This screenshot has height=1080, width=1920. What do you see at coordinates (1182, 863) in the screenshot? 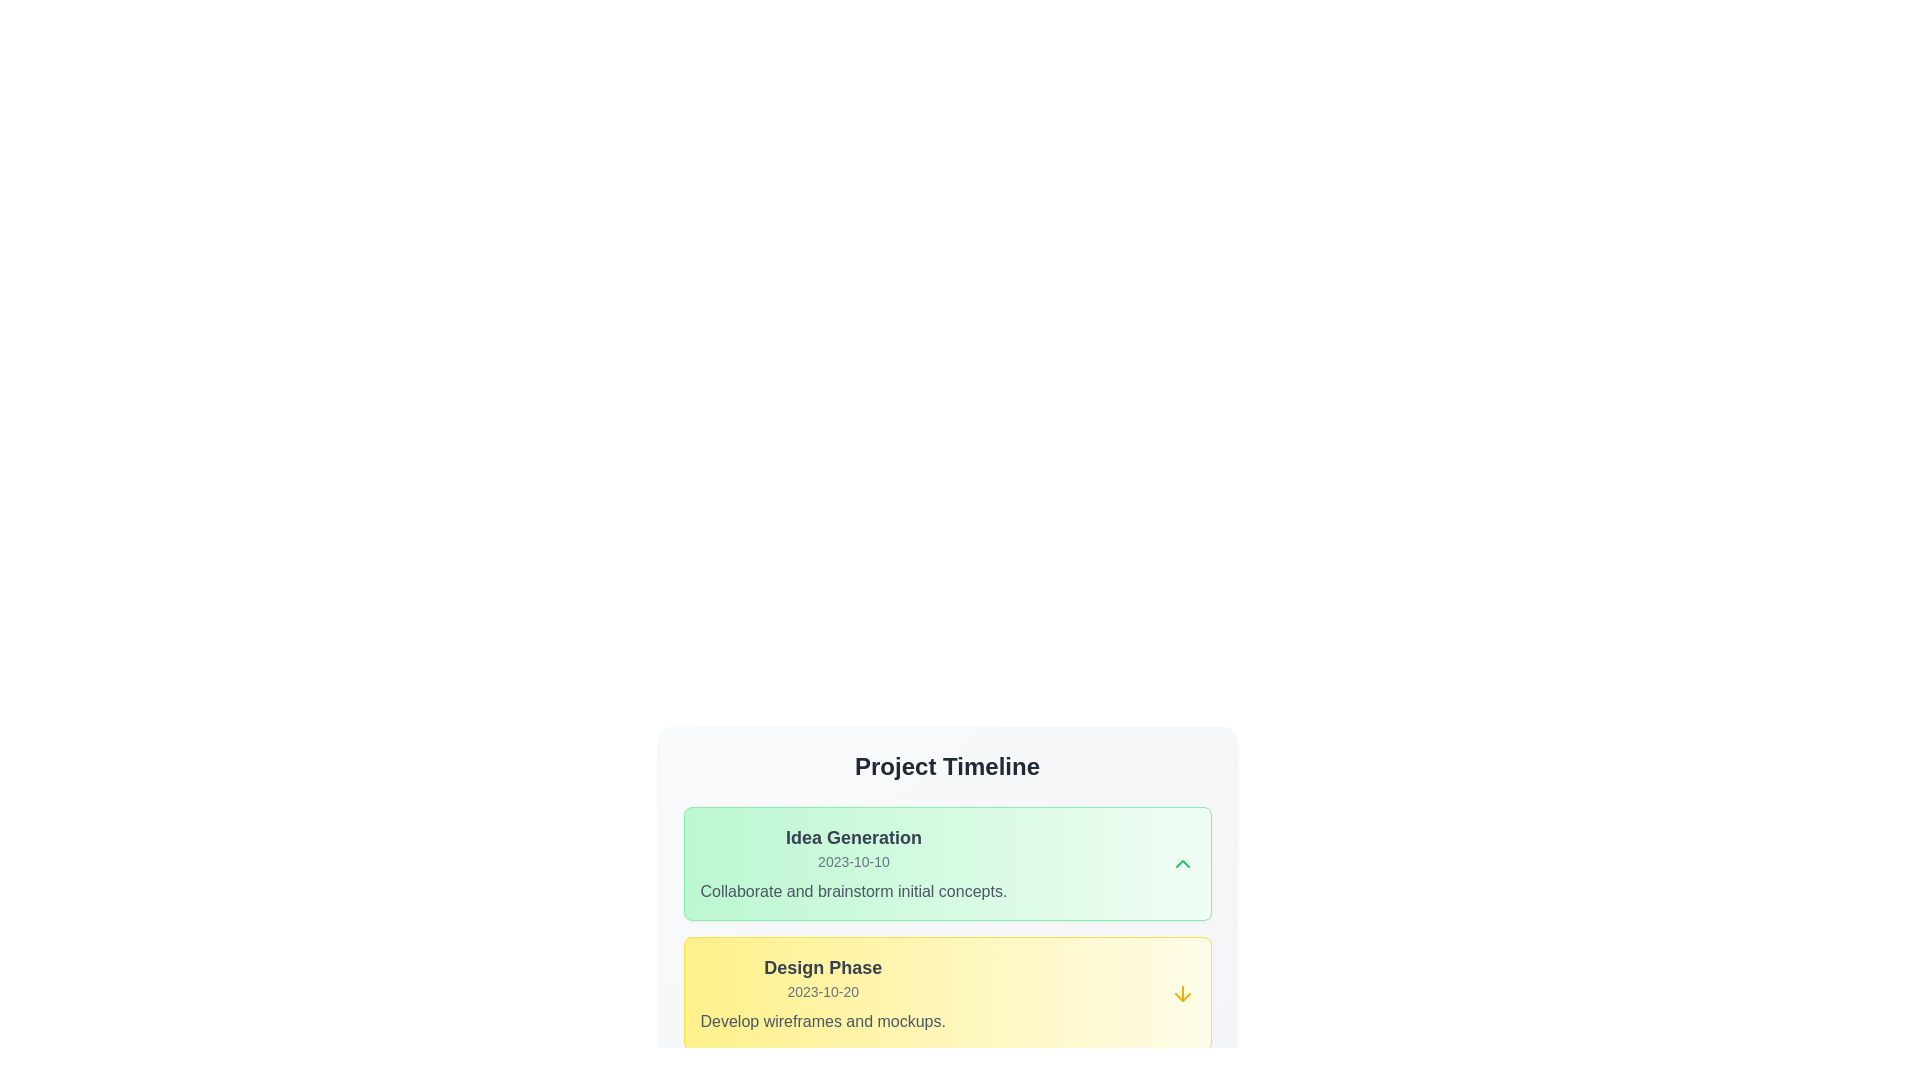
I see `the small upward-pointing chevron icon styled as a green arrow located in the shaded box labeled 'Idea Generation'` at bounding box center [1182, 863].